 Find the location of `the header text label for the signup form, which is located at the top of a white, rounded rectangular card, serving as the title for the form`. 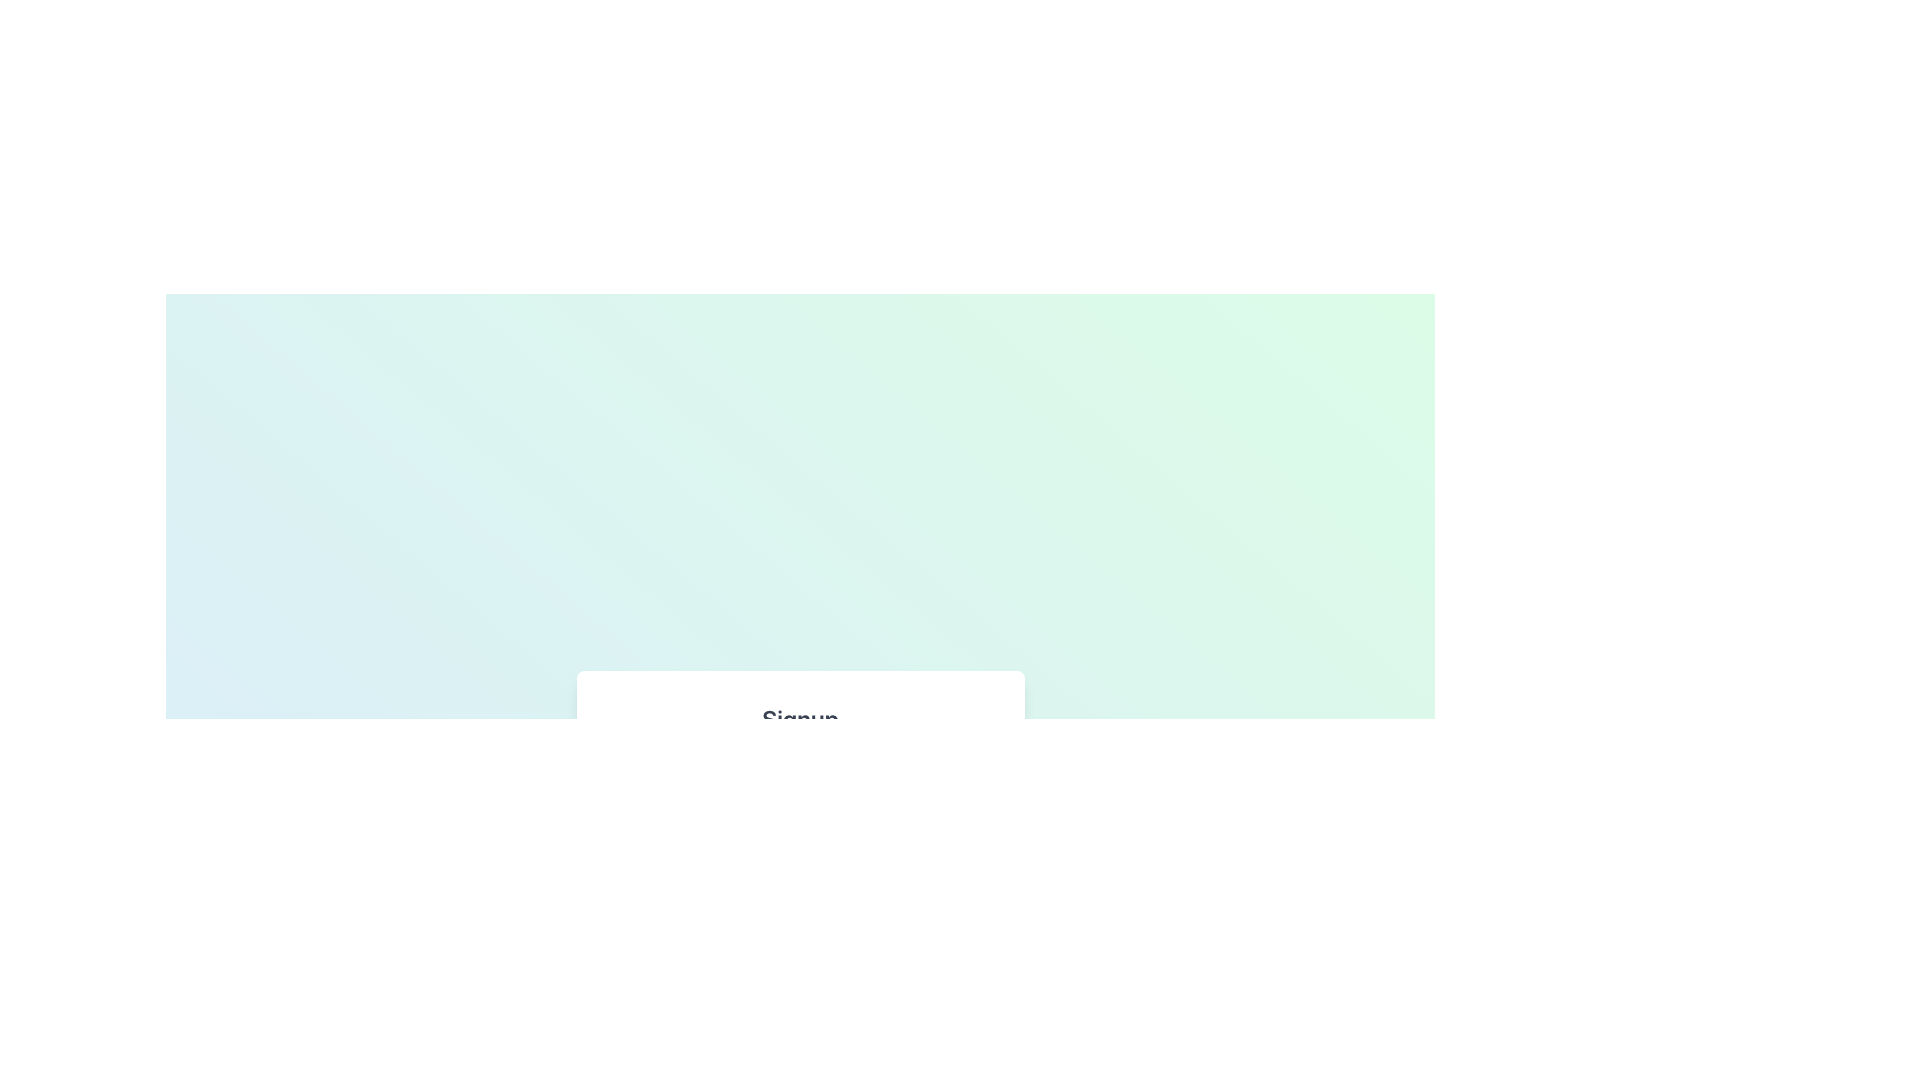

the header text label for the signup form, which is located at the top of a white, rounded rectangular card, serving as the title for the form is located at coordinates (800, 717).